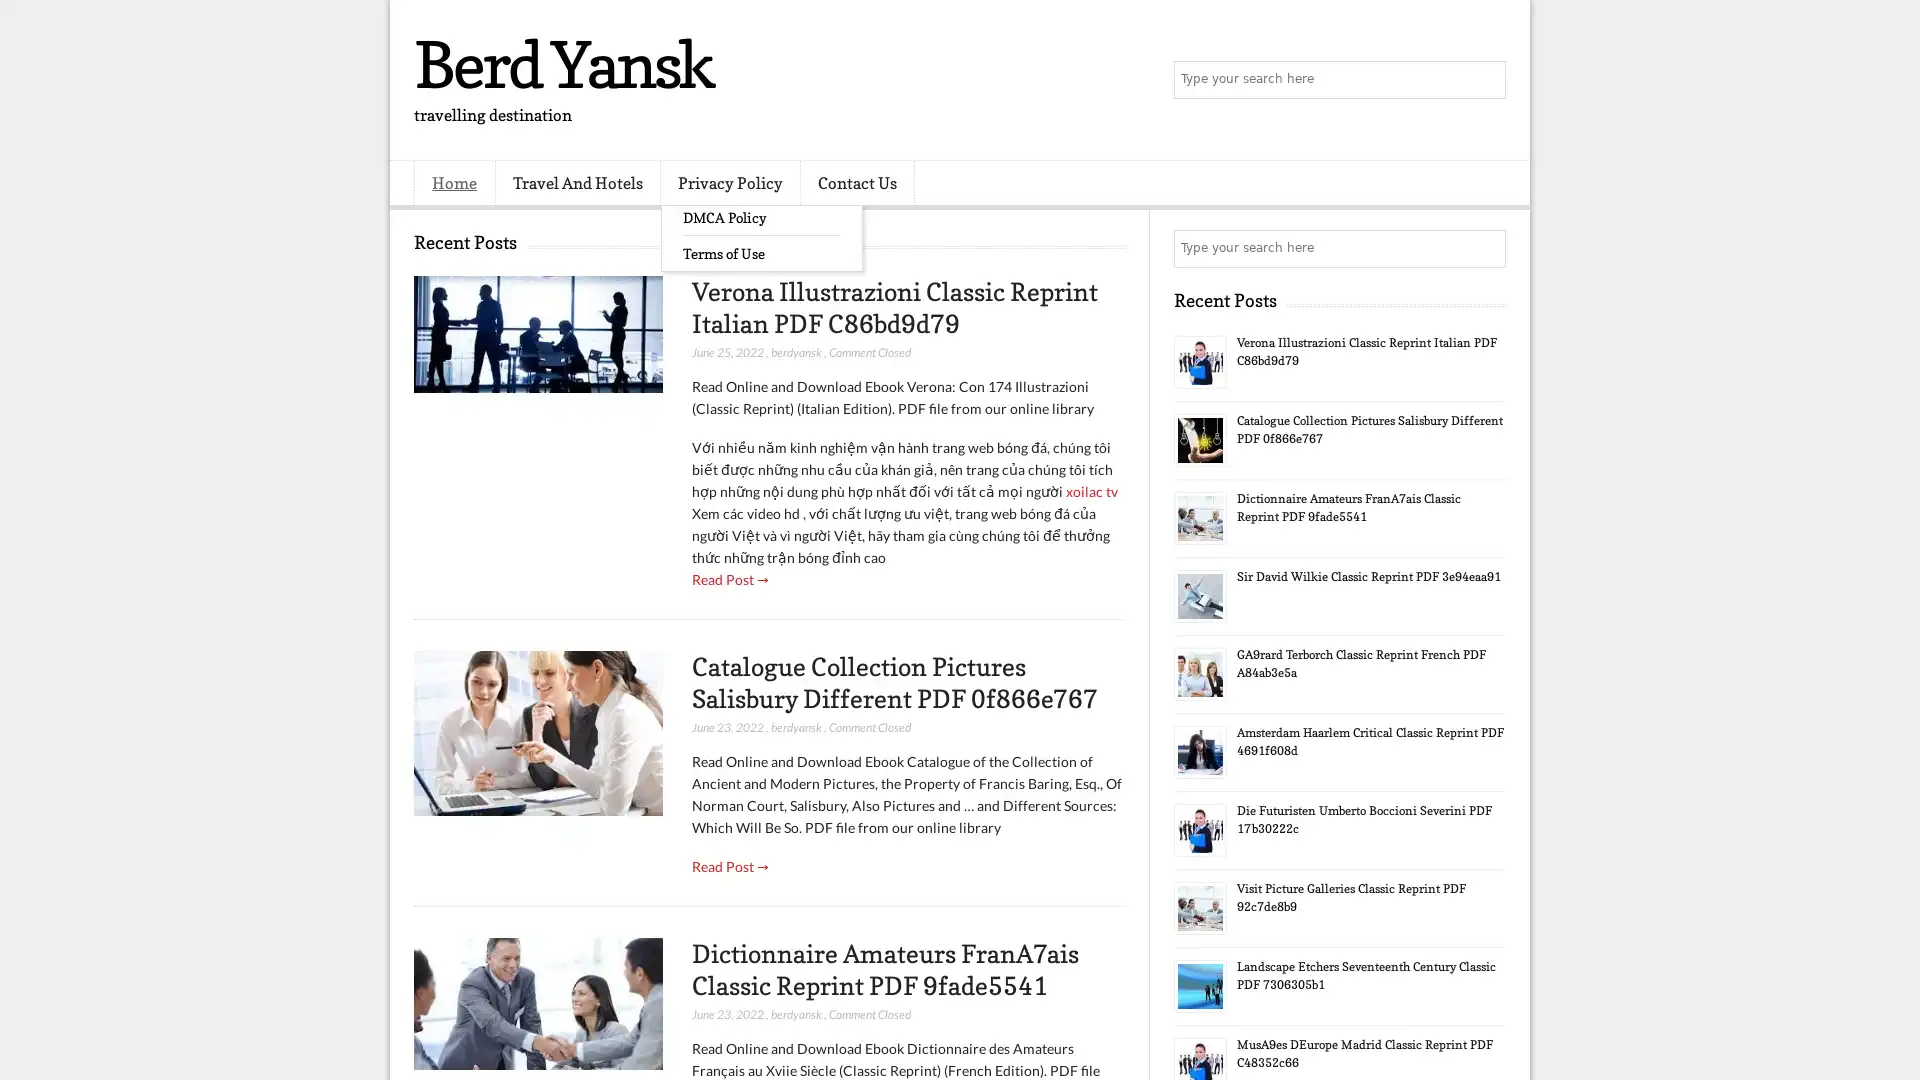 The image size is (1920, 1080). What do you see at coordinates (1485, 80) in the screenshot?
I see `Search` at bounding box center [1485, 80].